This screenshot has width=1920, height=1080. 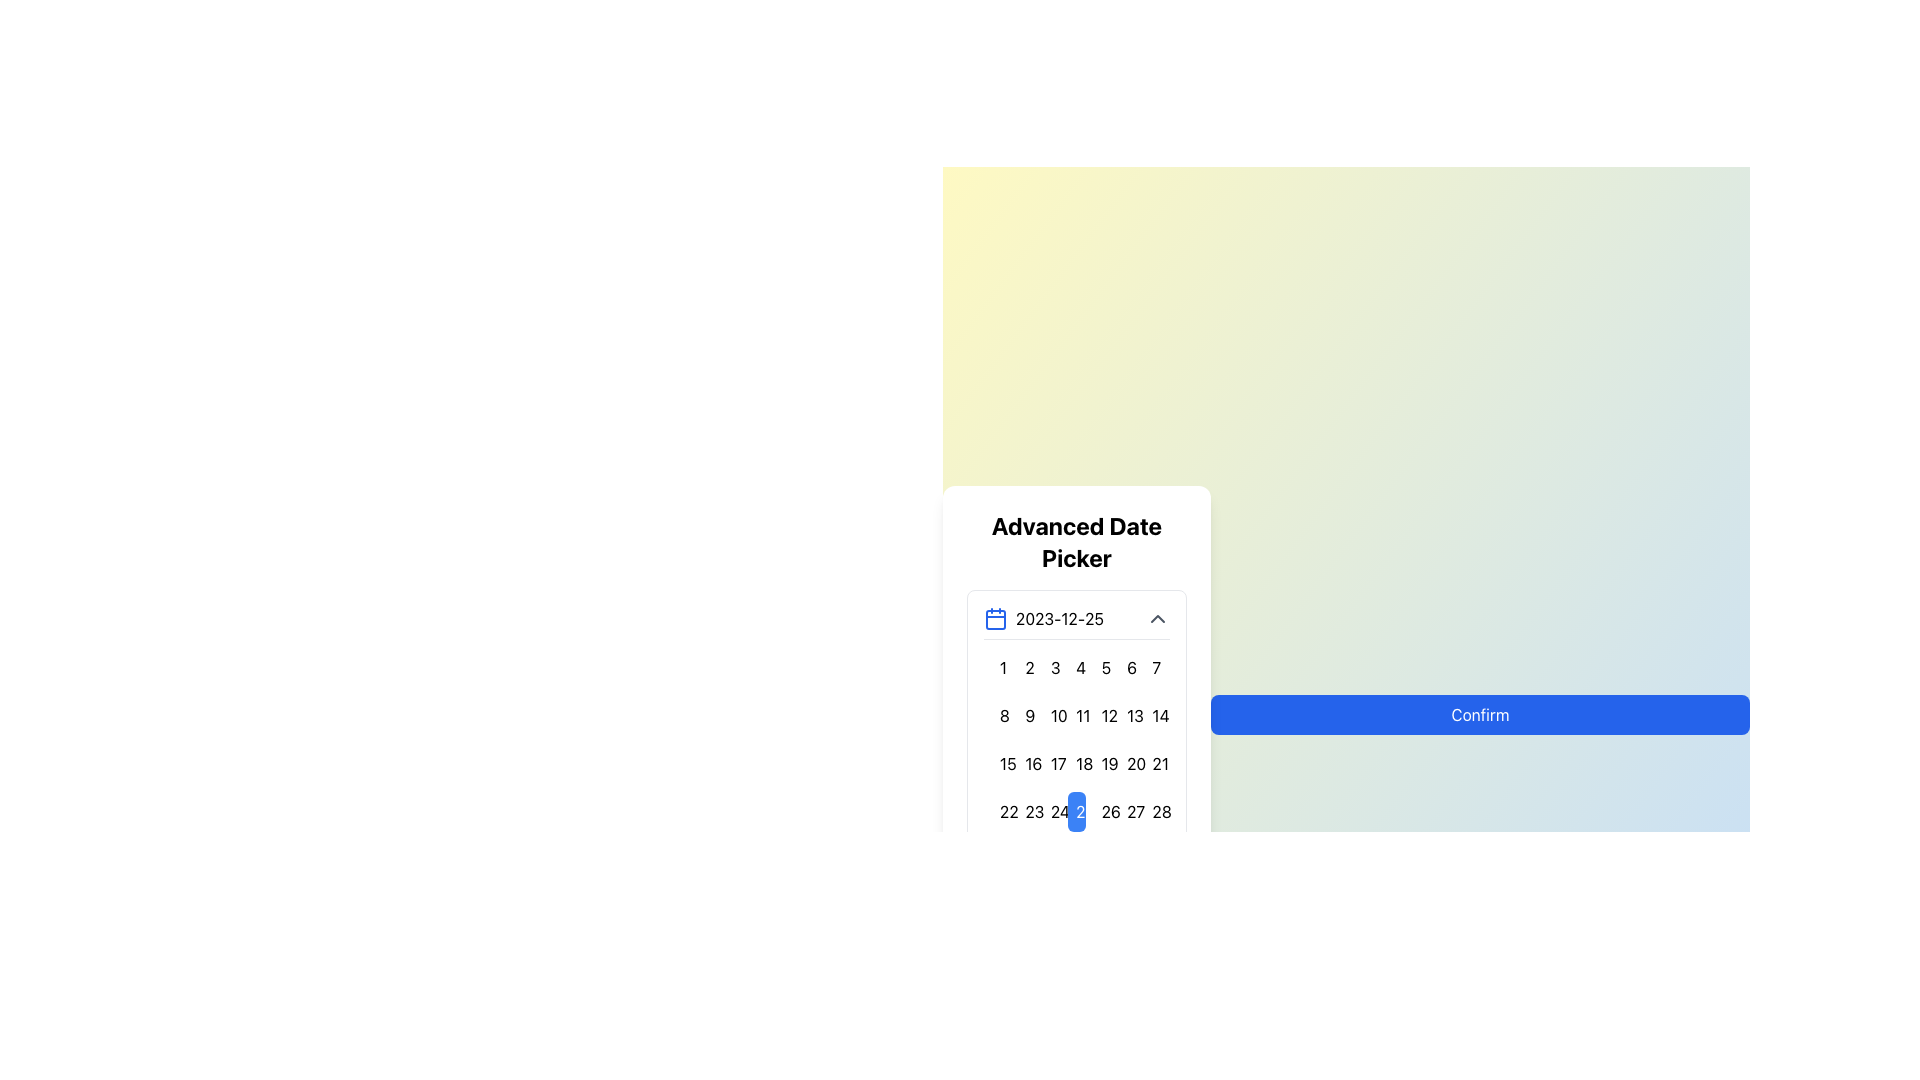 I want to click on the rectangular button with rounded corners labeled '16' in bold font within the date picker interface, so click(x=1026, y=763).